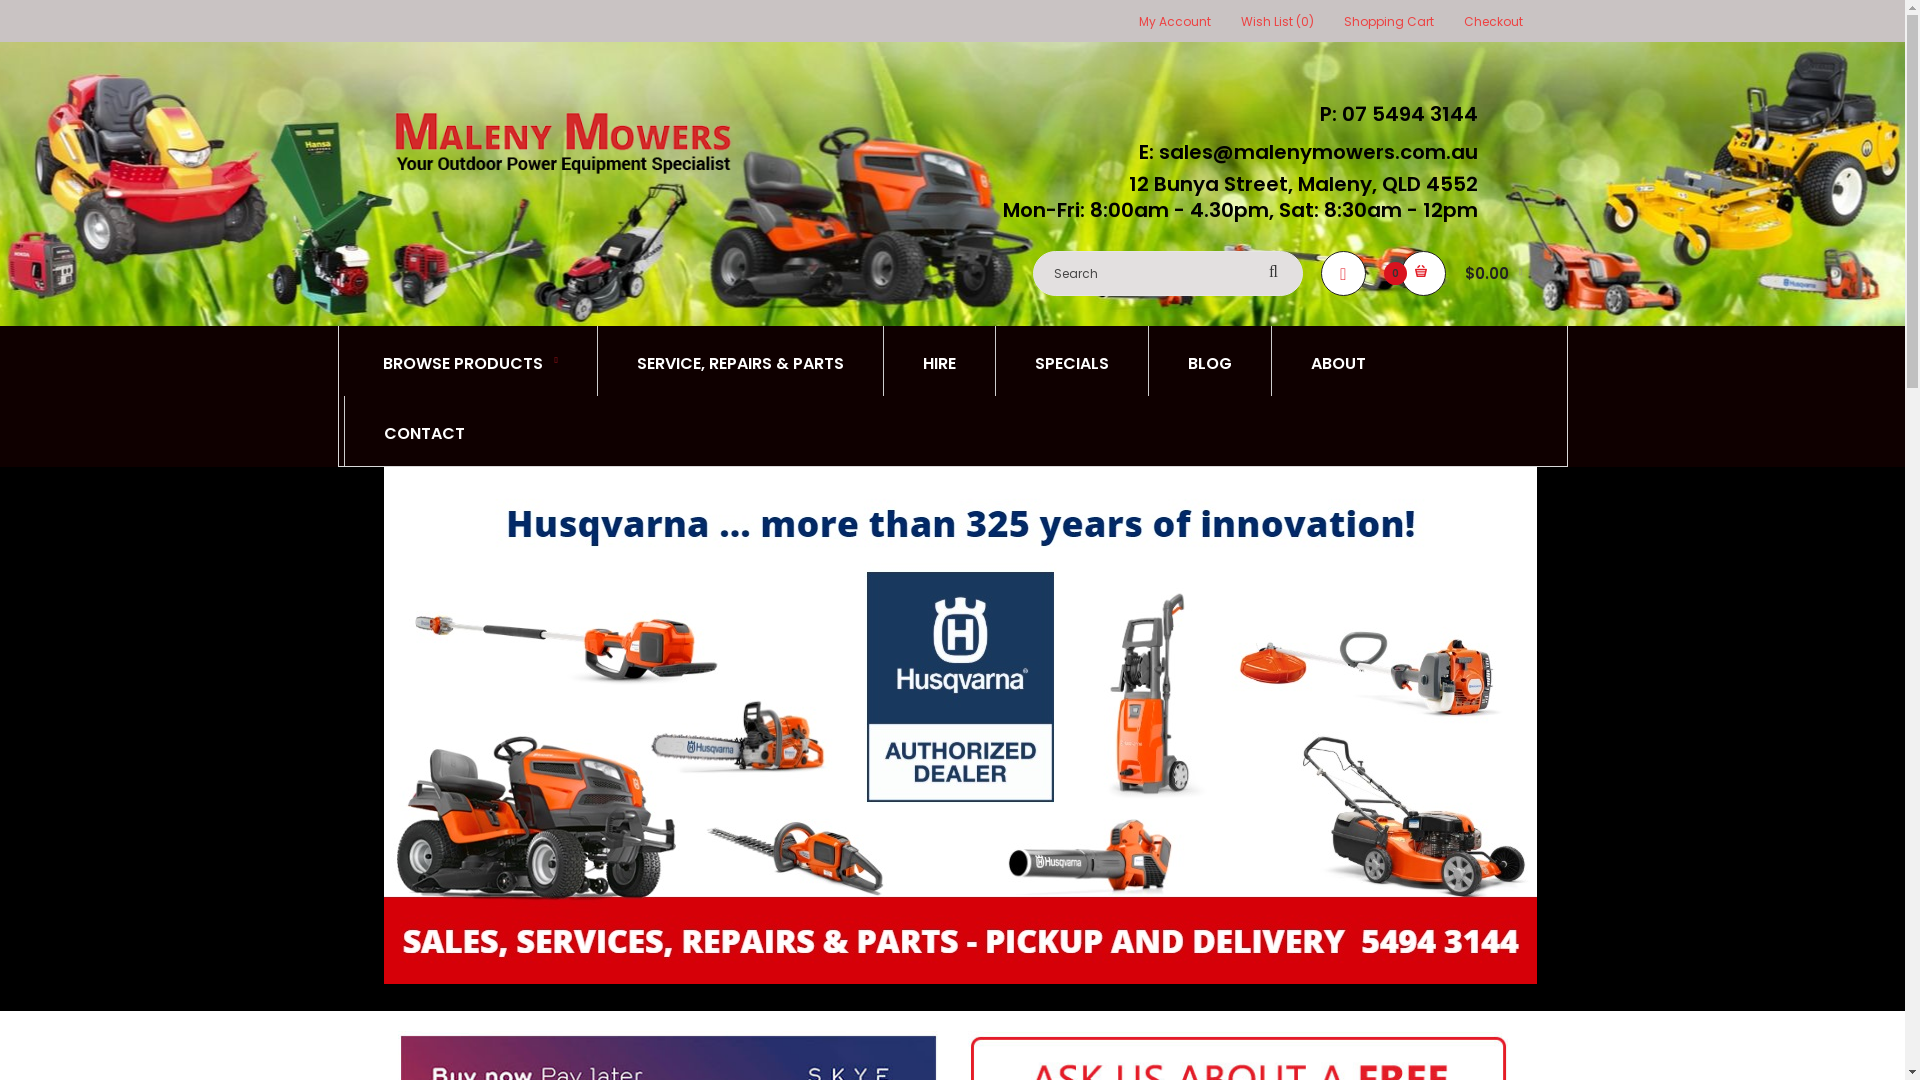  I want to click on 'CONTACT', so click(422, 430).